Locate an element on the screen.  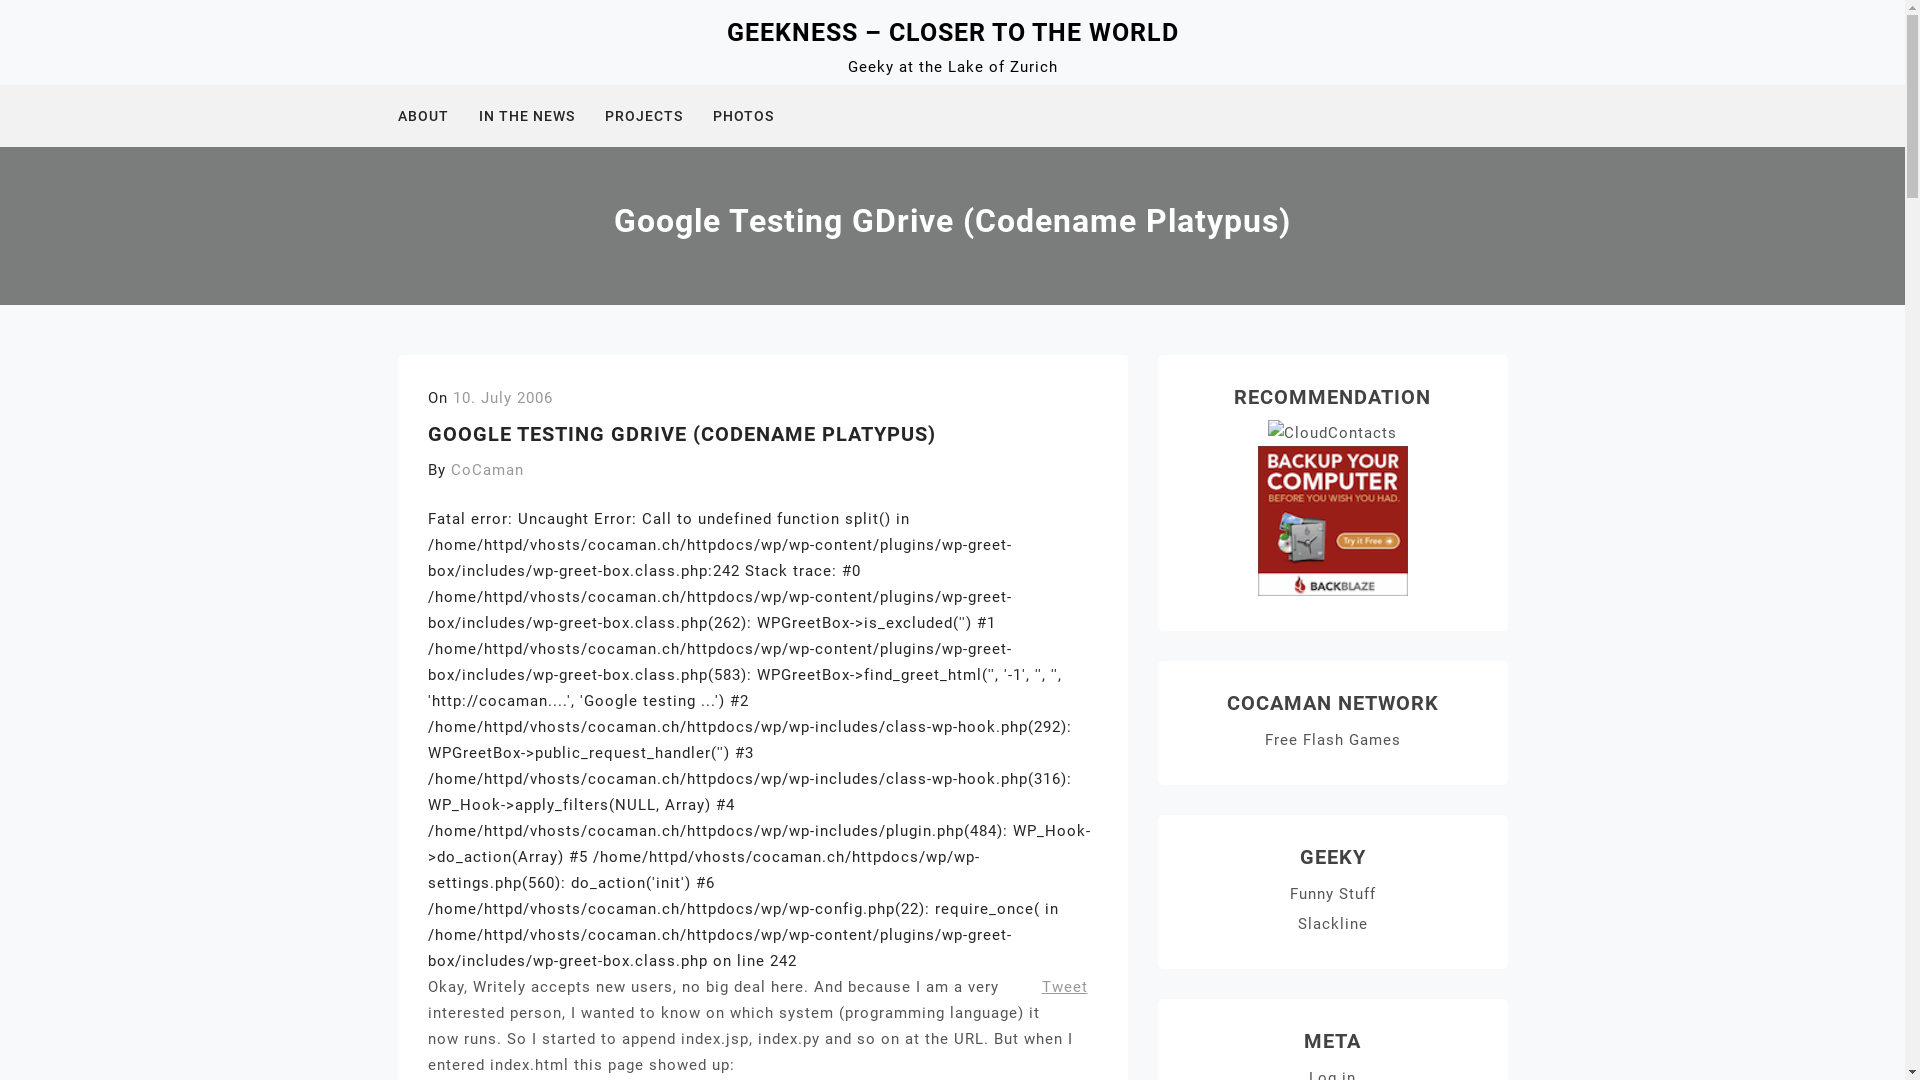
'Slackline' is located at coordinates (1333, 924).